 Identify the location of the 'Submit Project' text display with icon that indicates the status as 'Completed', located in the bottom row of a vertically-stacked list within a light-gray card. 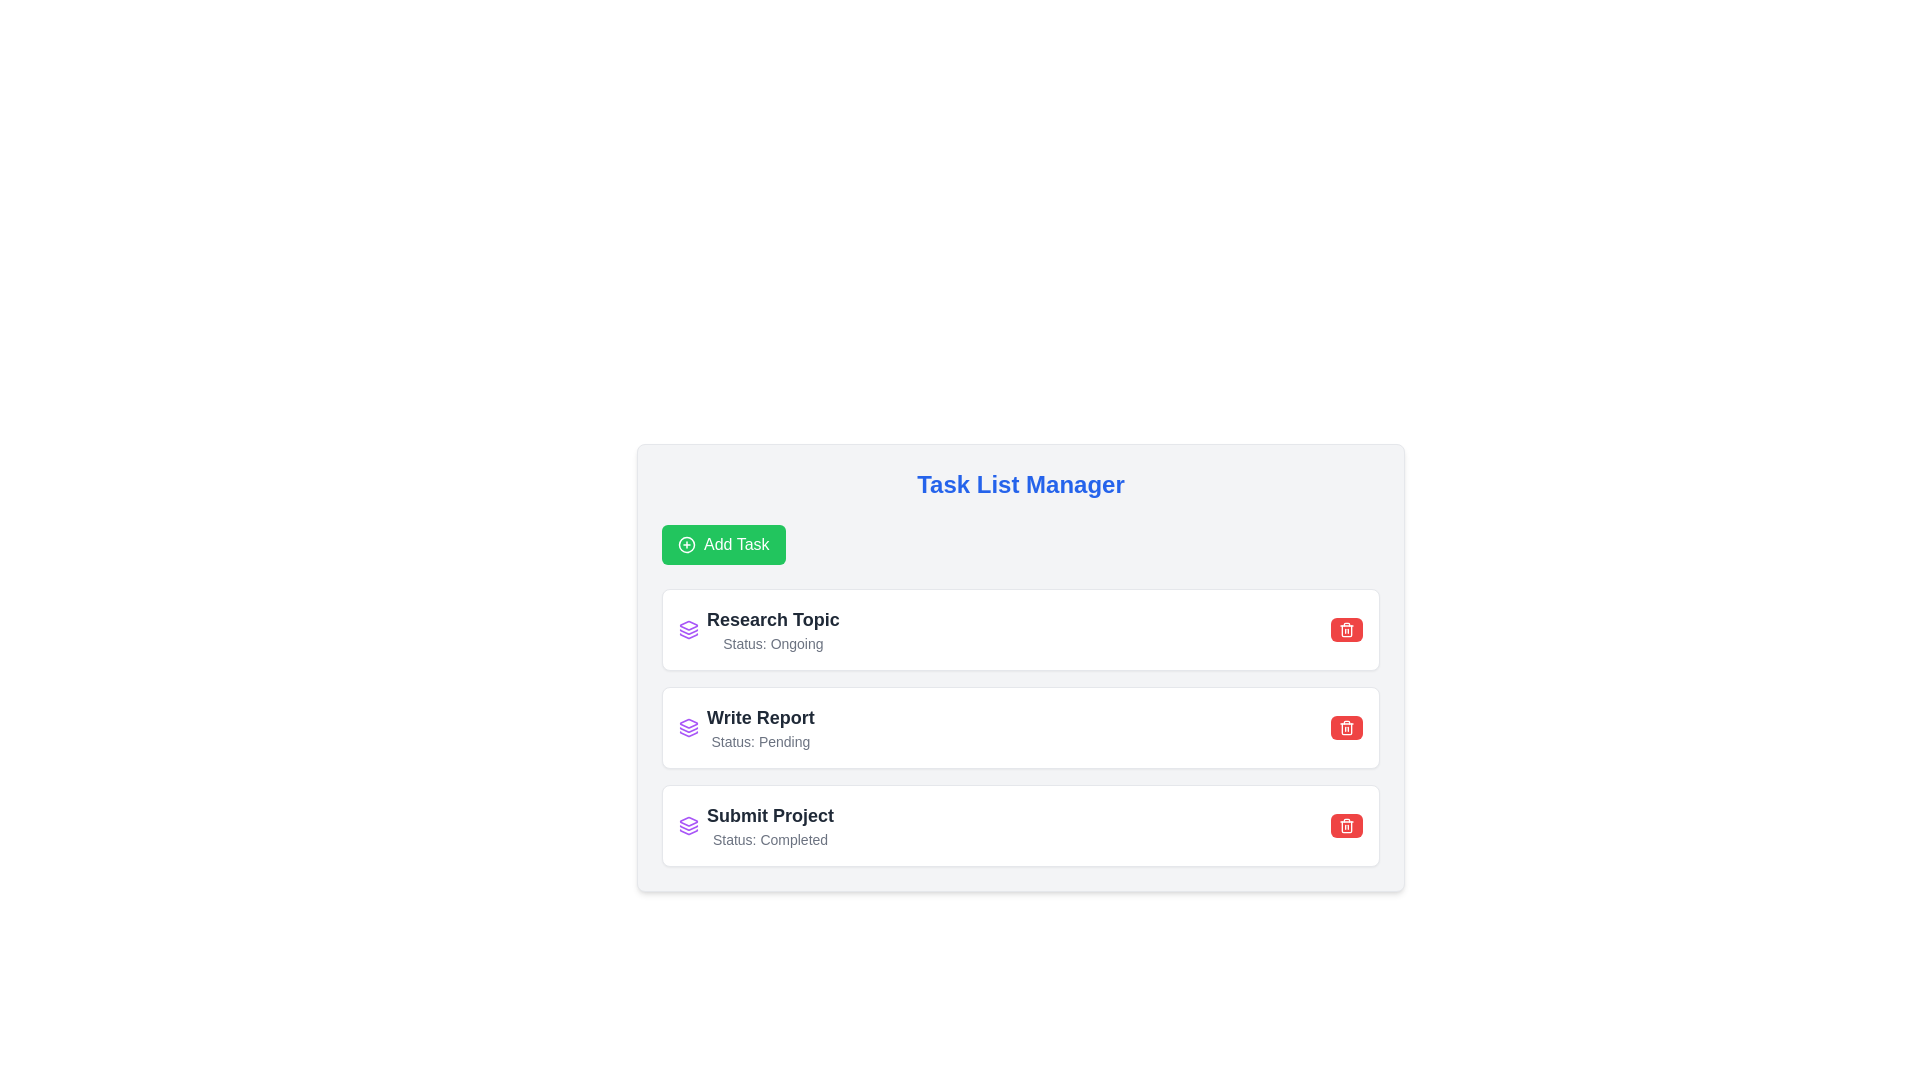
(755, 825).